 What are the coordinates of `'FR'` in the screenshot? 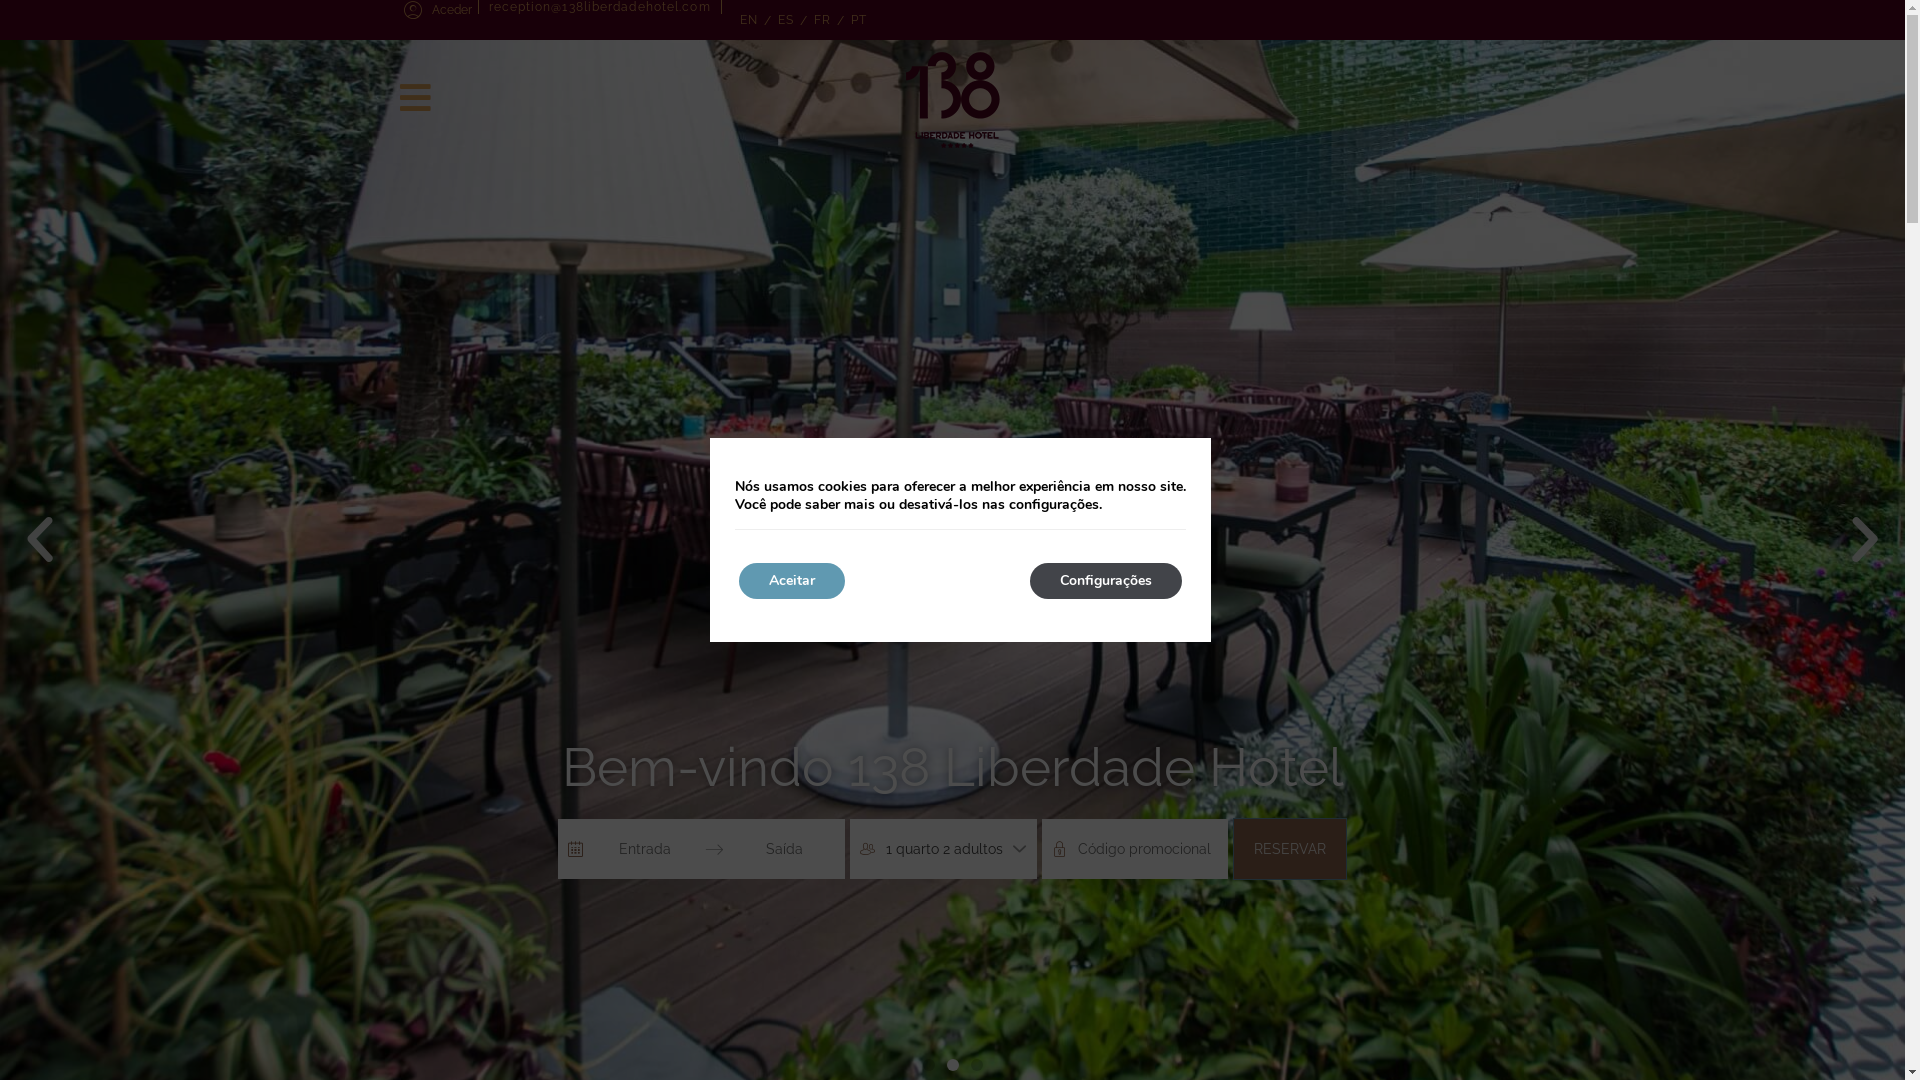 It's located at (822, 19).